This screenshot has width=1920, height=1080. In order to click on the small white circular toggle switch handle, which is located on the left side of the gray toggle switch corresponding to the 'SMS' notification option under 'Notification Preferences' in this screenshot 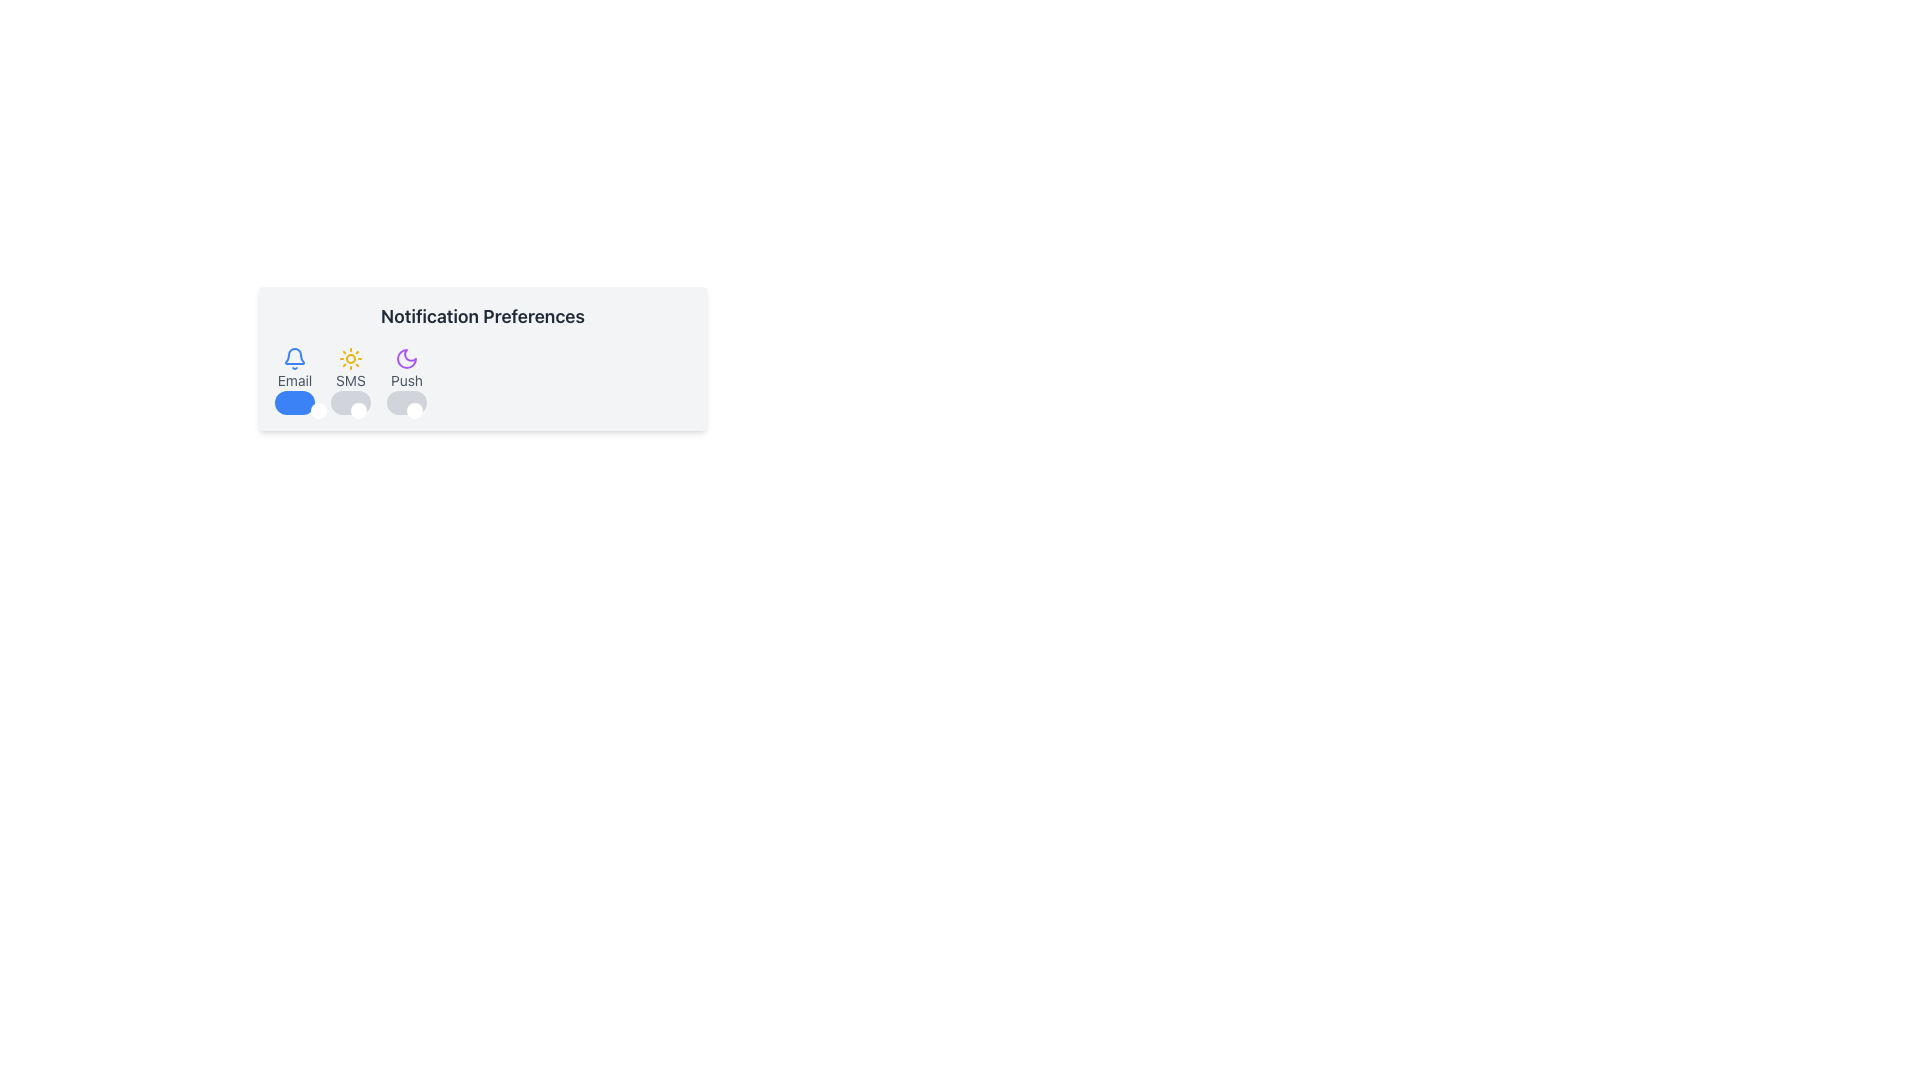, I will do `click(359, 410)`.